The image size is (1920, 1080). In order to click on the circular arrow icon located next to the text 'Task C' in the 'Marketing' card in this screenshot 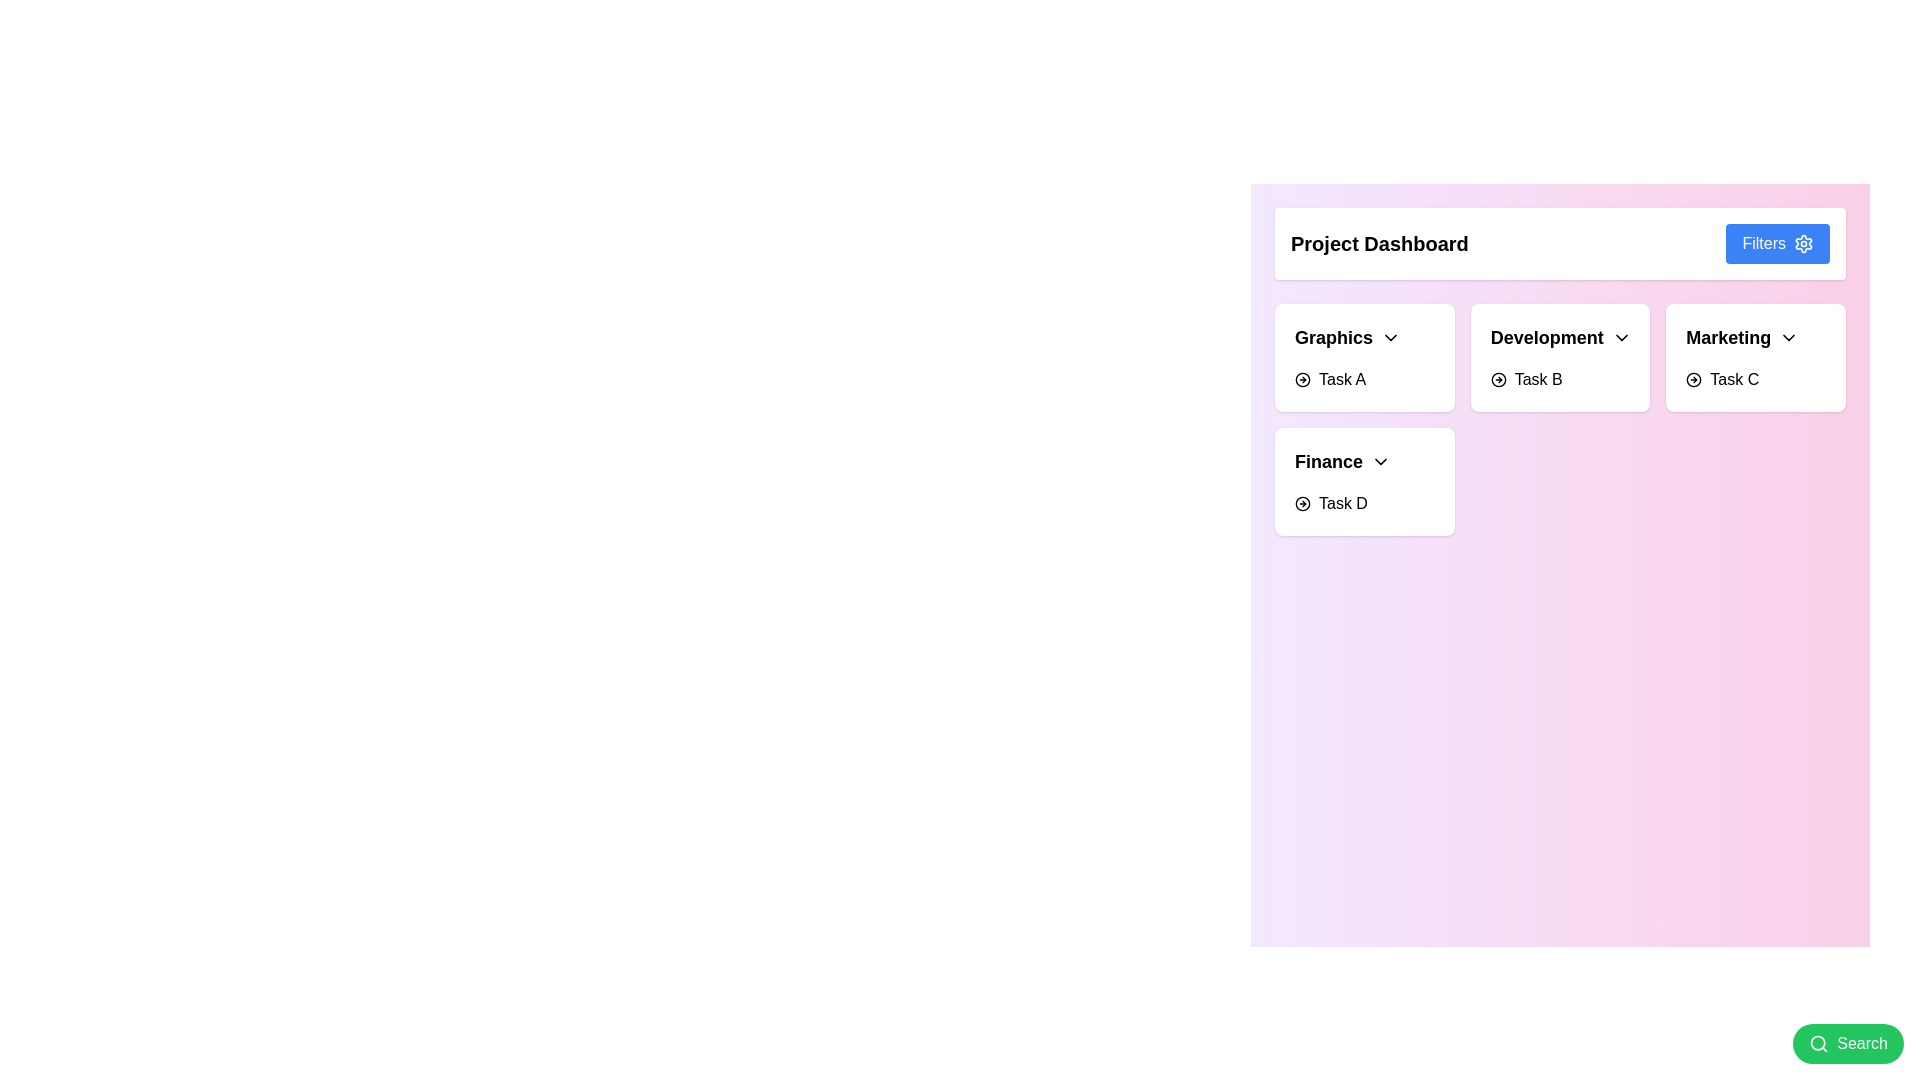, I will do `click(1693, 380)`.